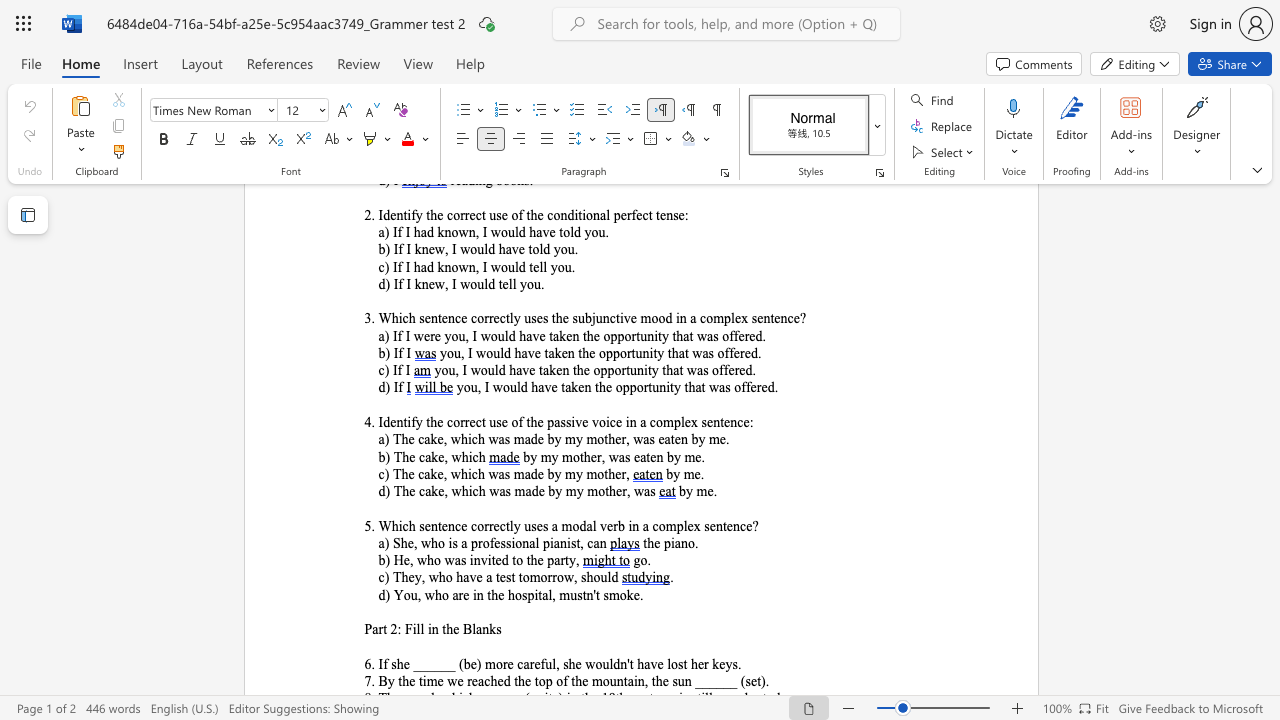 Image resolution: width=1280 pixels, height=720 pixels. Describe the element at coordinates (554, 560) in the screenshot. I see `the subset text "art" within the text "b) He, who was invited to the party,"` at that location.